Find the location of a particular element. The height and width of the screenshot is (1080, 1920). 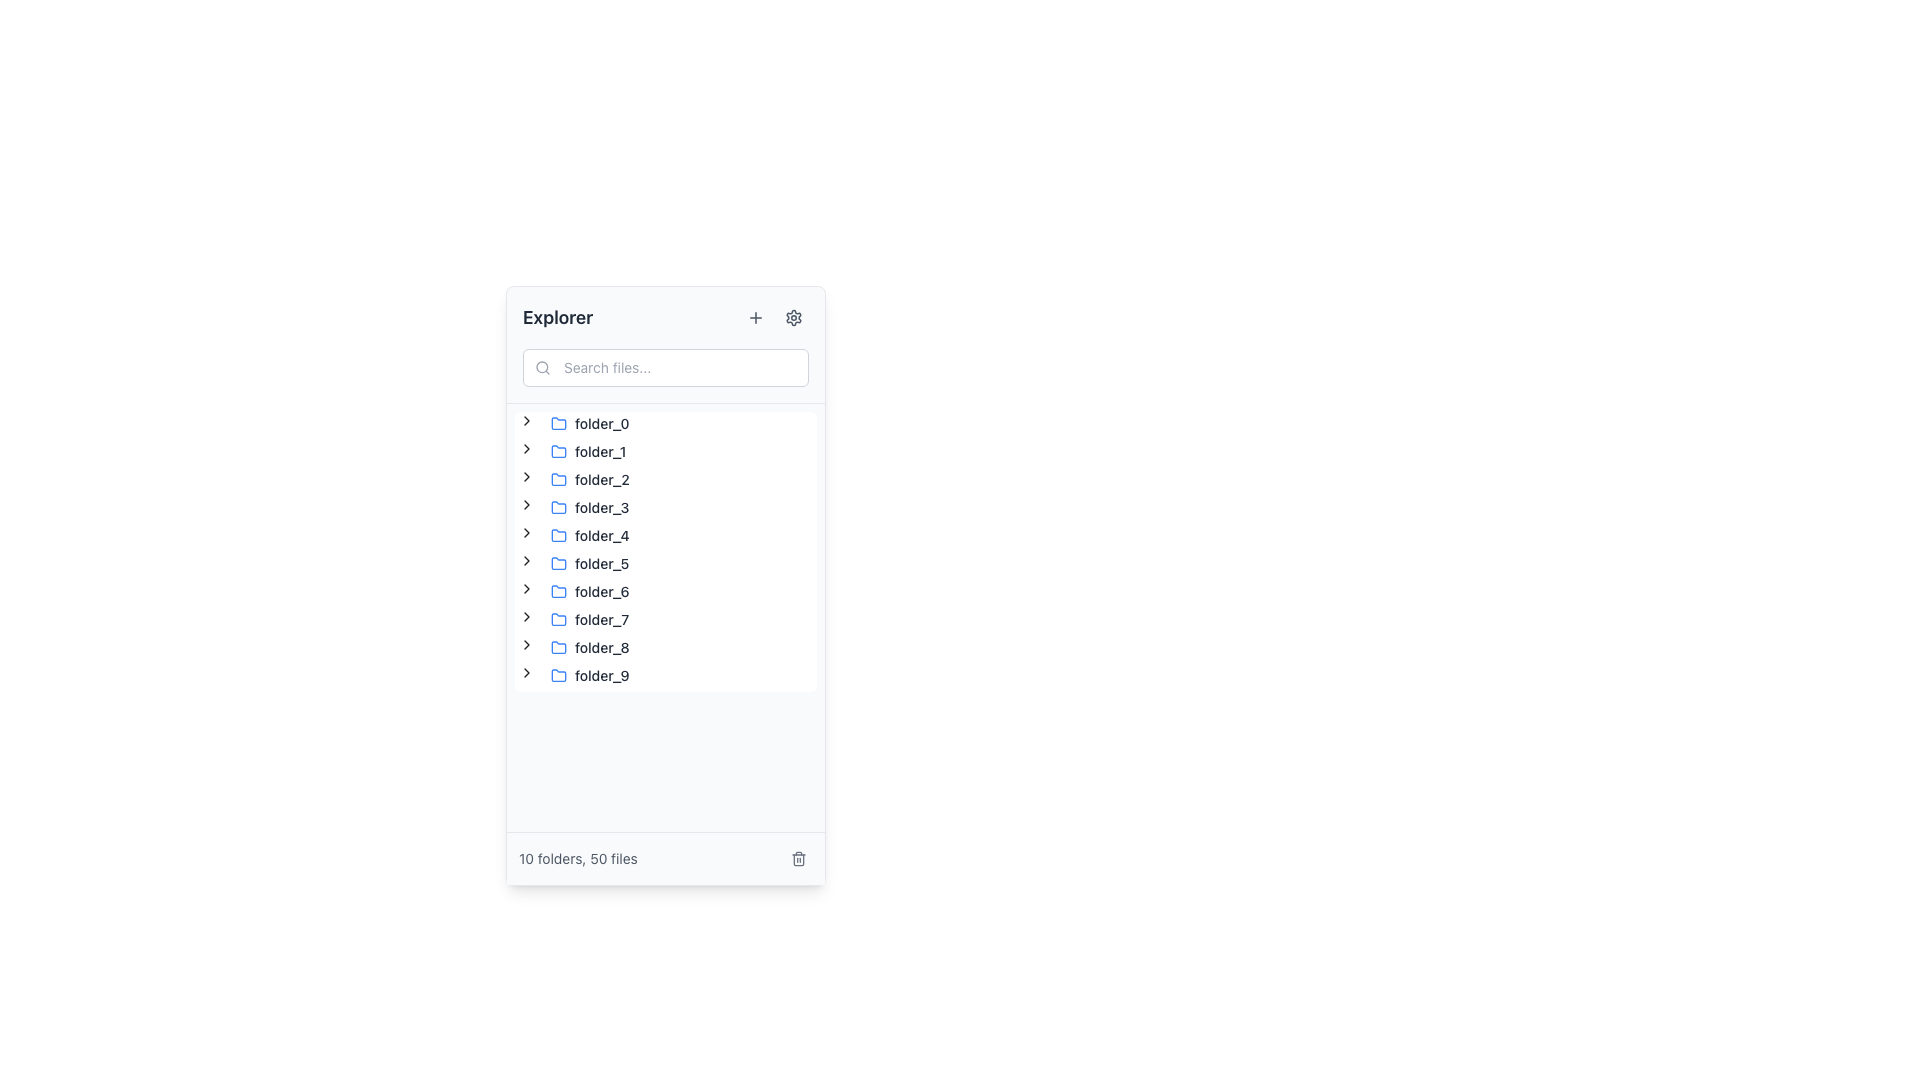

the folder item in the left-side explorer panel, which is the second item in the vertical list of folder entries is located at coordinates (587, 451).